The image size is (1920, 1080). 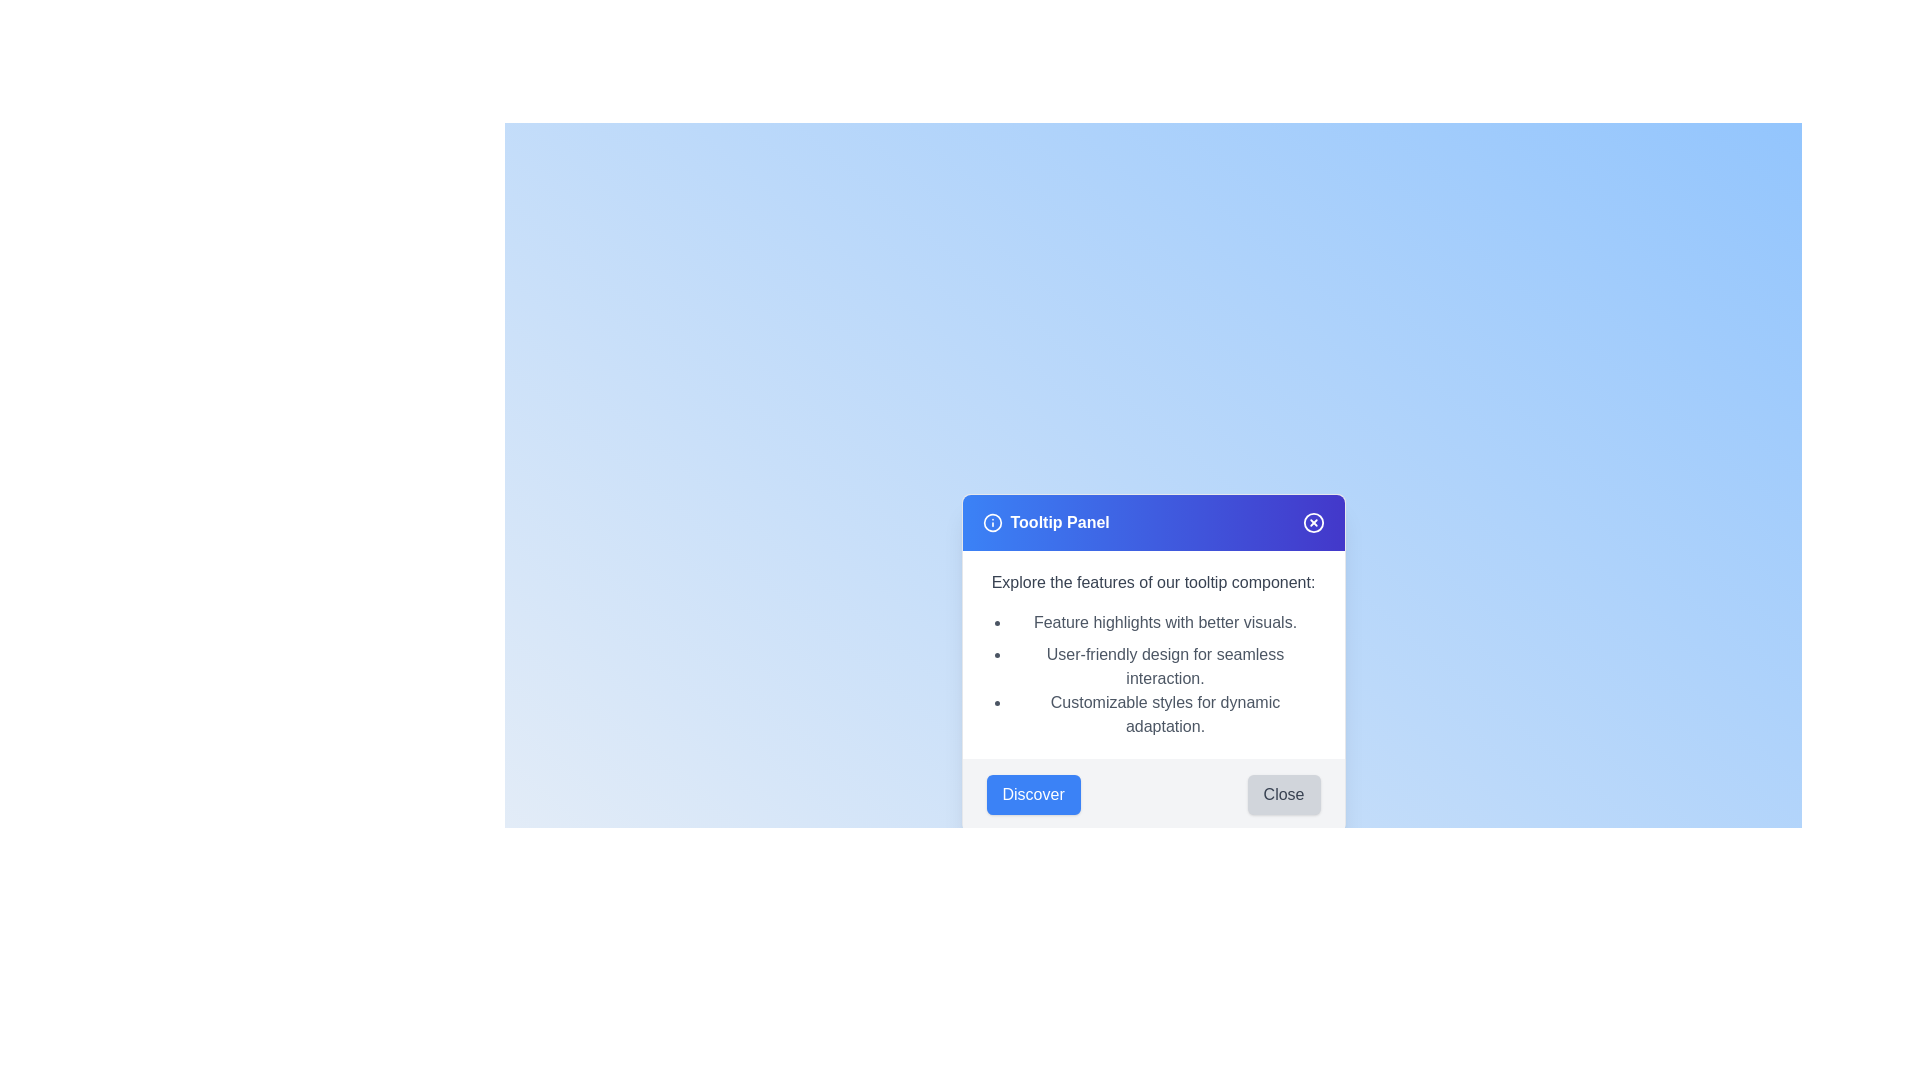 What do you see at coordinates (1165, 675) in the screenshot?
I see `text content displayed in the vertical list below the heading 'Explore the features of our tooltip component:'` at bounding box center [1165, 675].